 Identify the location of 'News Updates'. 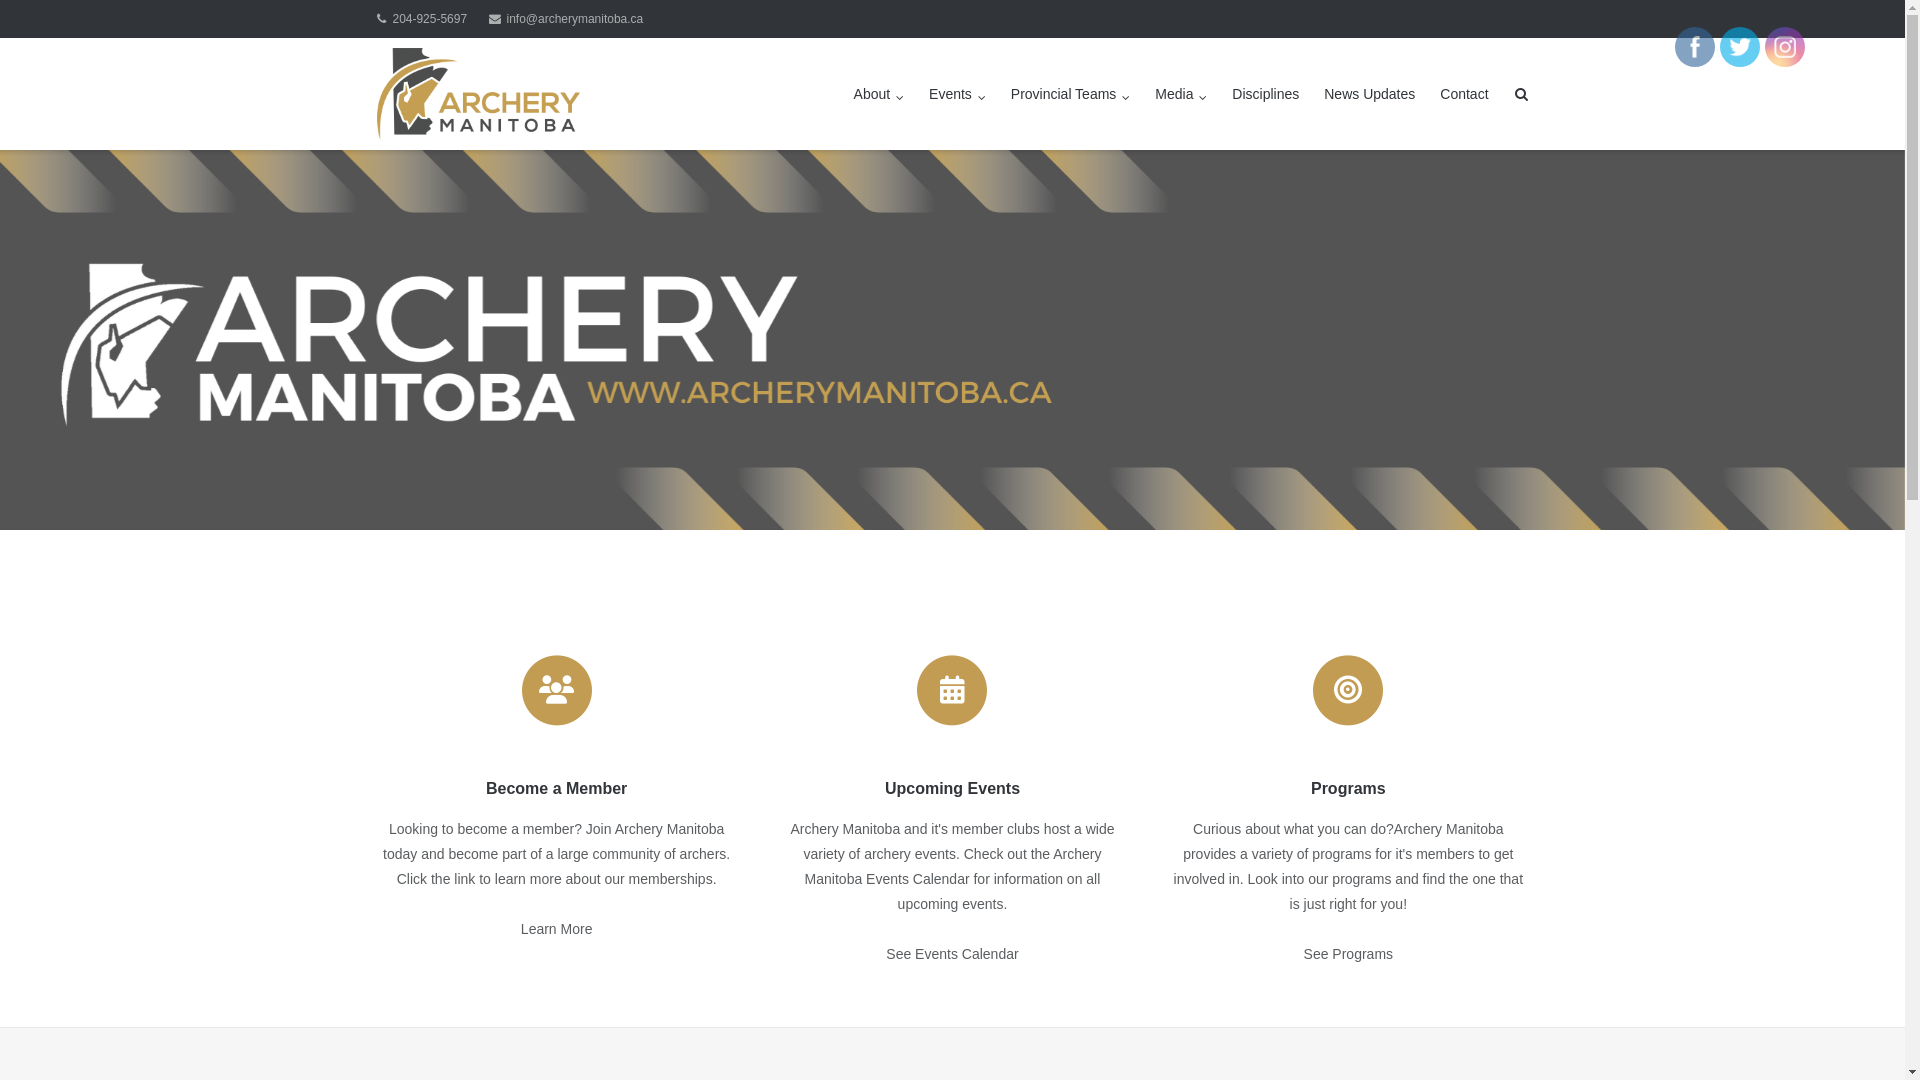
(1368, 93).